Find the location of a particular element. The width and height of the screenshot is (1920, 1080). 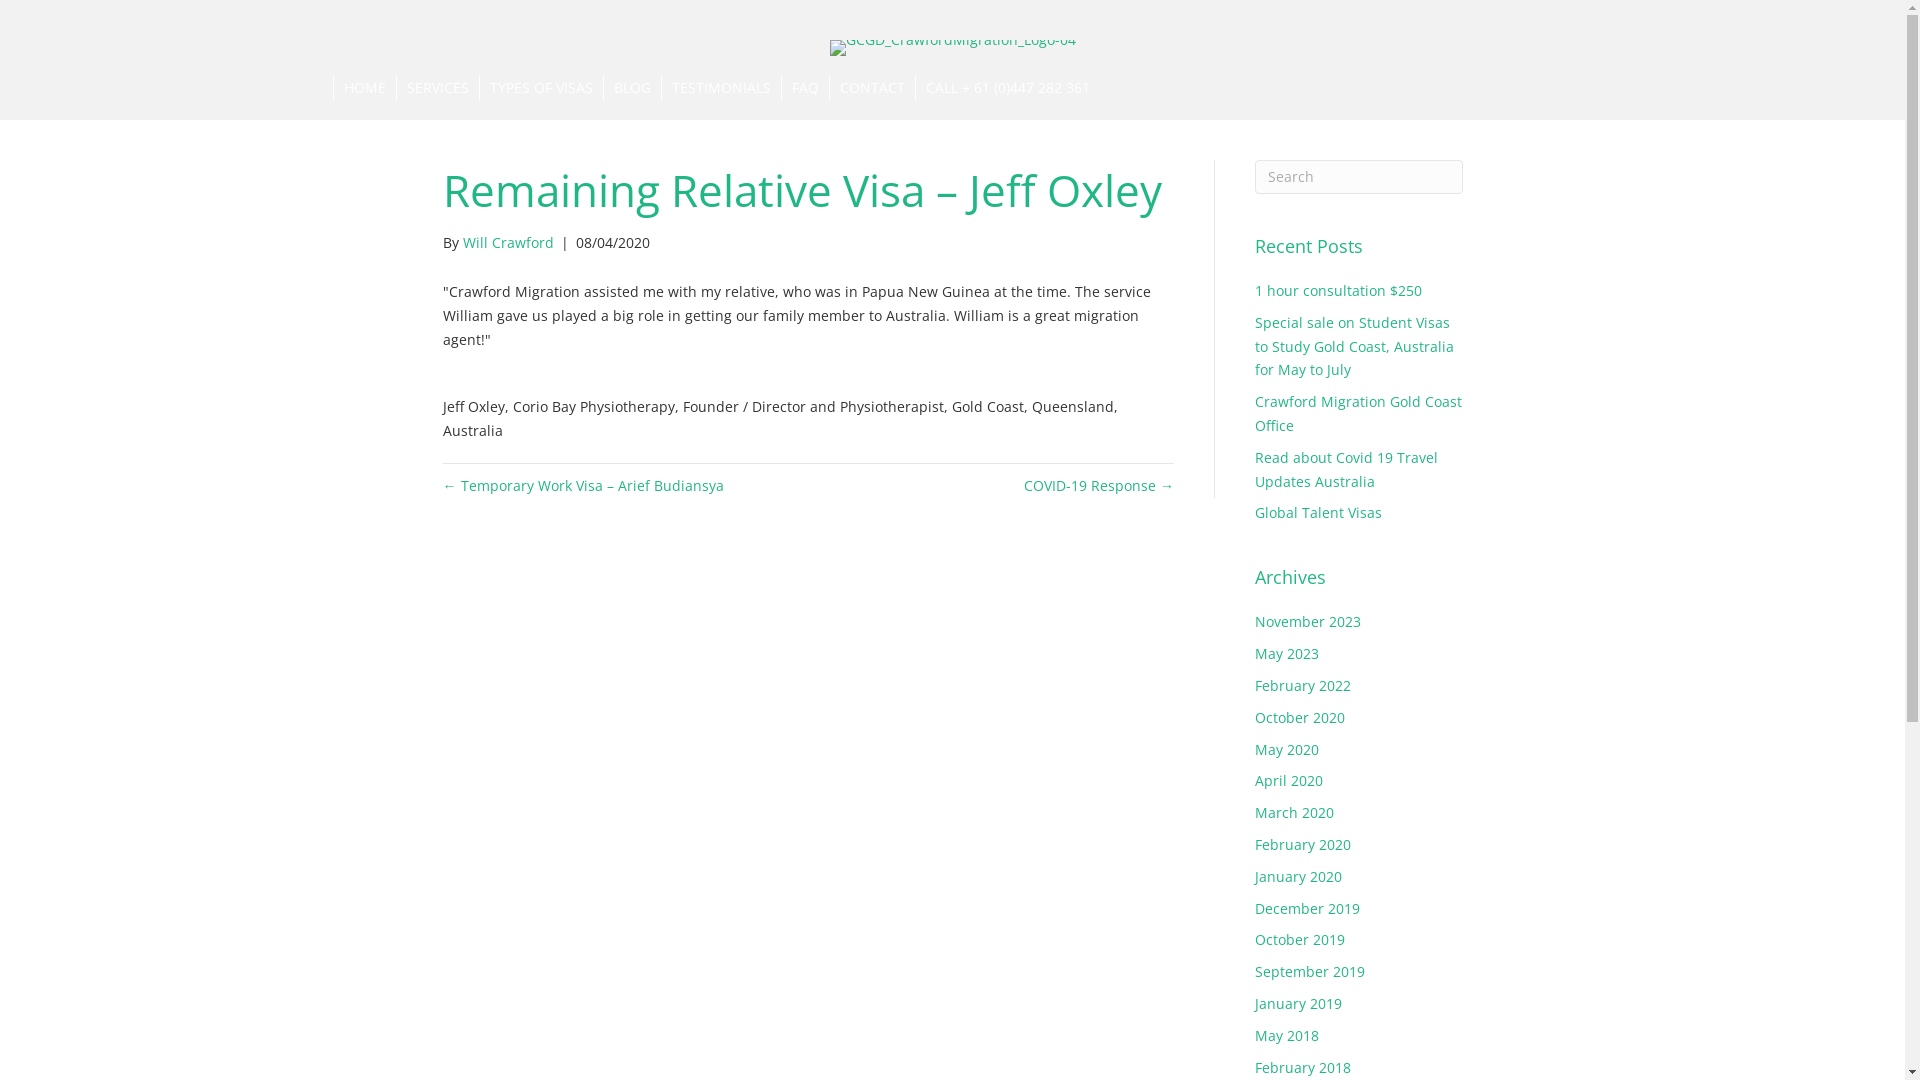

'GCGD_CrawfordMigration_Logo-04' is located at coordinates (952, 46).